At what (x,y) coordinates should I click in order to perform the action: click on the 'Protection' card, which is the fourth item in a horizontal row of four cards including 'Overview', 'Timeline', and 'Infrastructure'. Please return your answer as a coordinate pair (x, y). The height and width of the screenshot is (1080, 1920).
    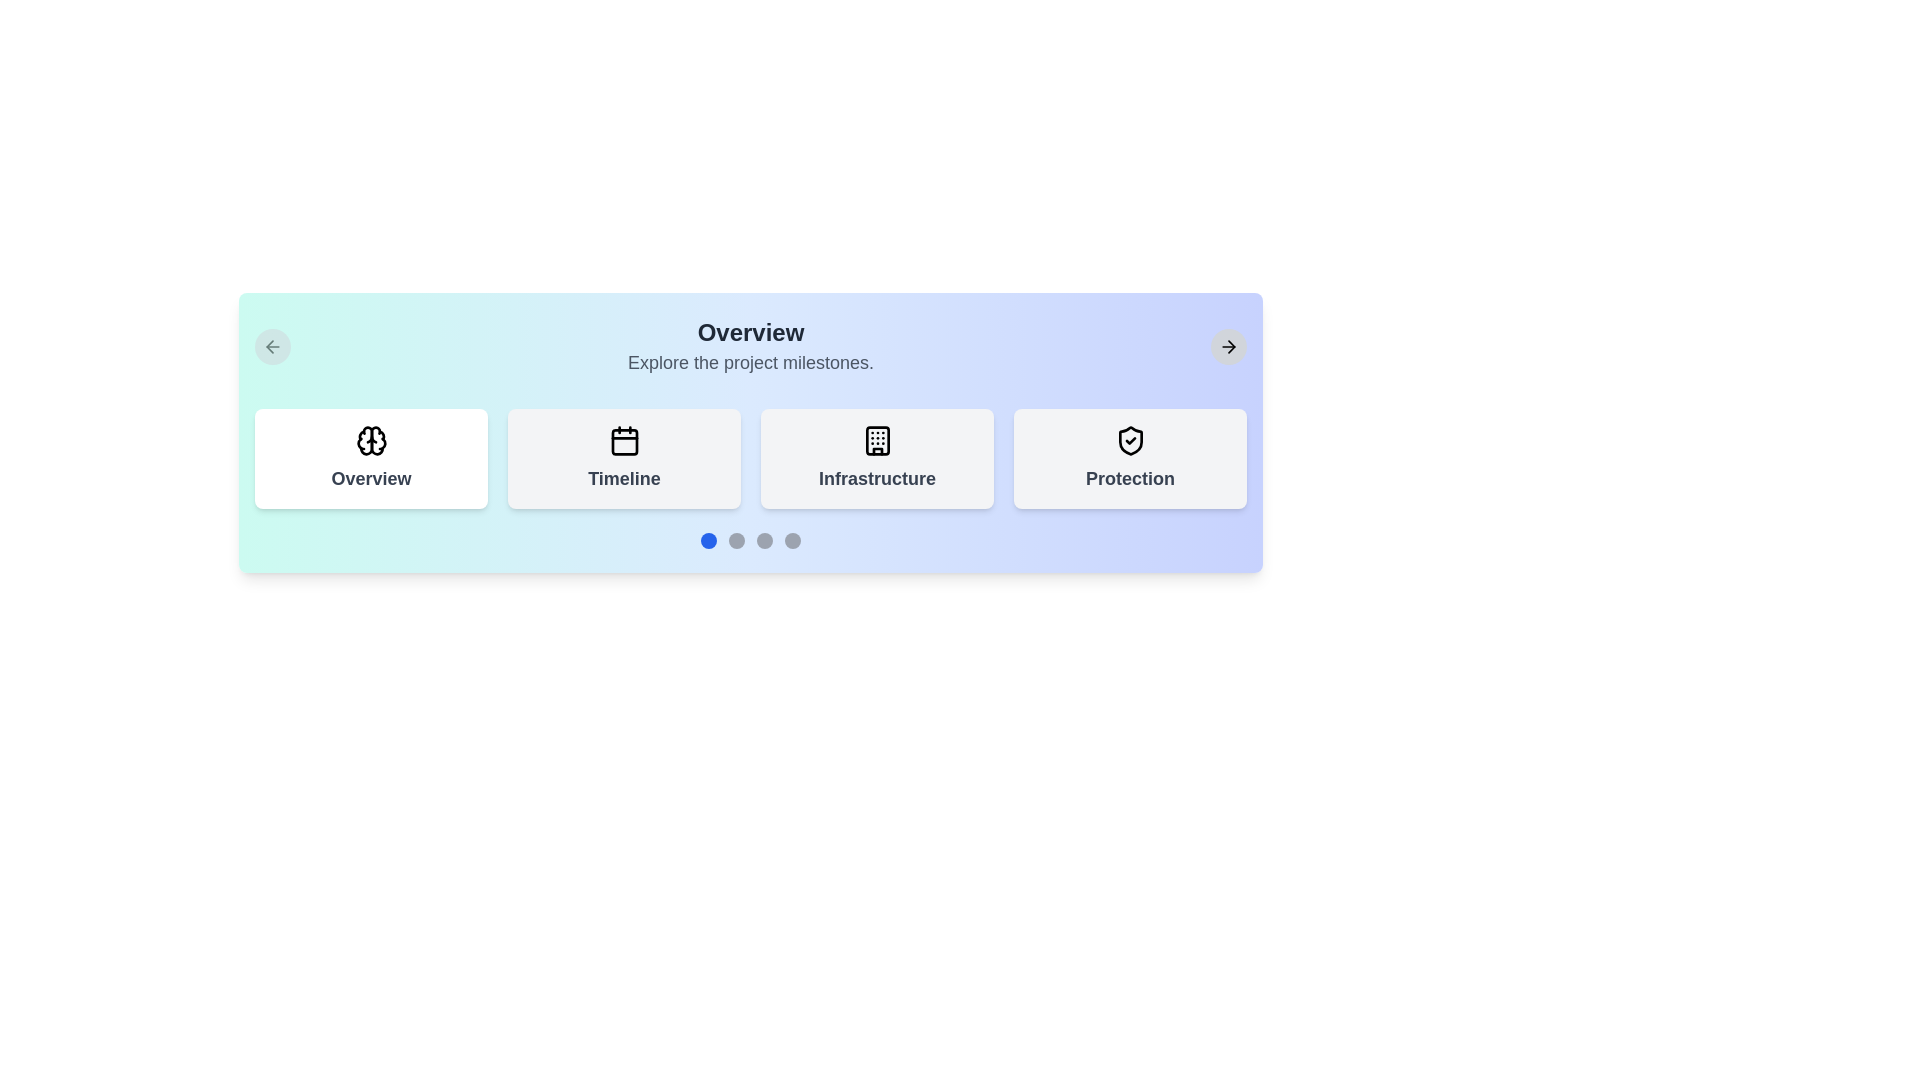
    Looking at the image, I should click on (1130, 459).